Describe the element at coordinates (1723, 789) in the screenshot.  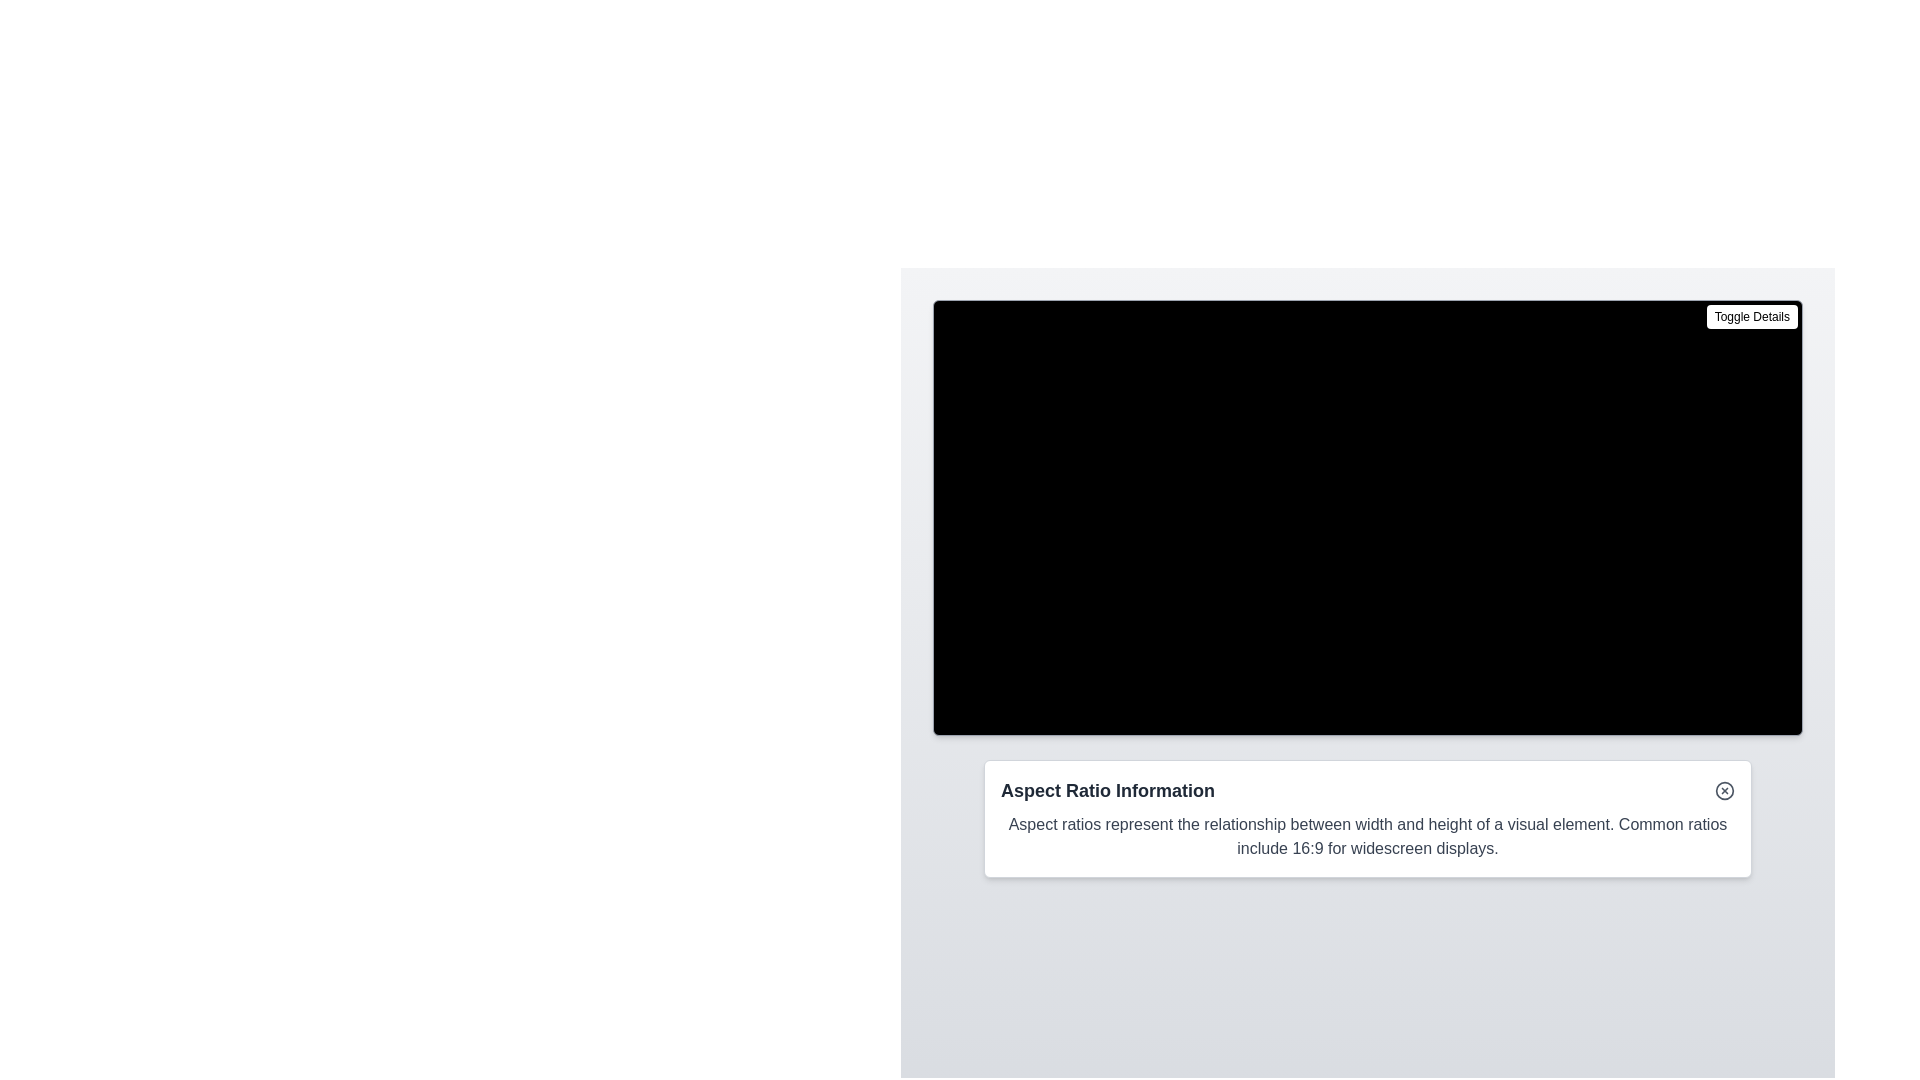
I see `the circular gray icon with an 'X' mark located adjacent to the right of the 'Aspect Ratio Information' label` at that location.